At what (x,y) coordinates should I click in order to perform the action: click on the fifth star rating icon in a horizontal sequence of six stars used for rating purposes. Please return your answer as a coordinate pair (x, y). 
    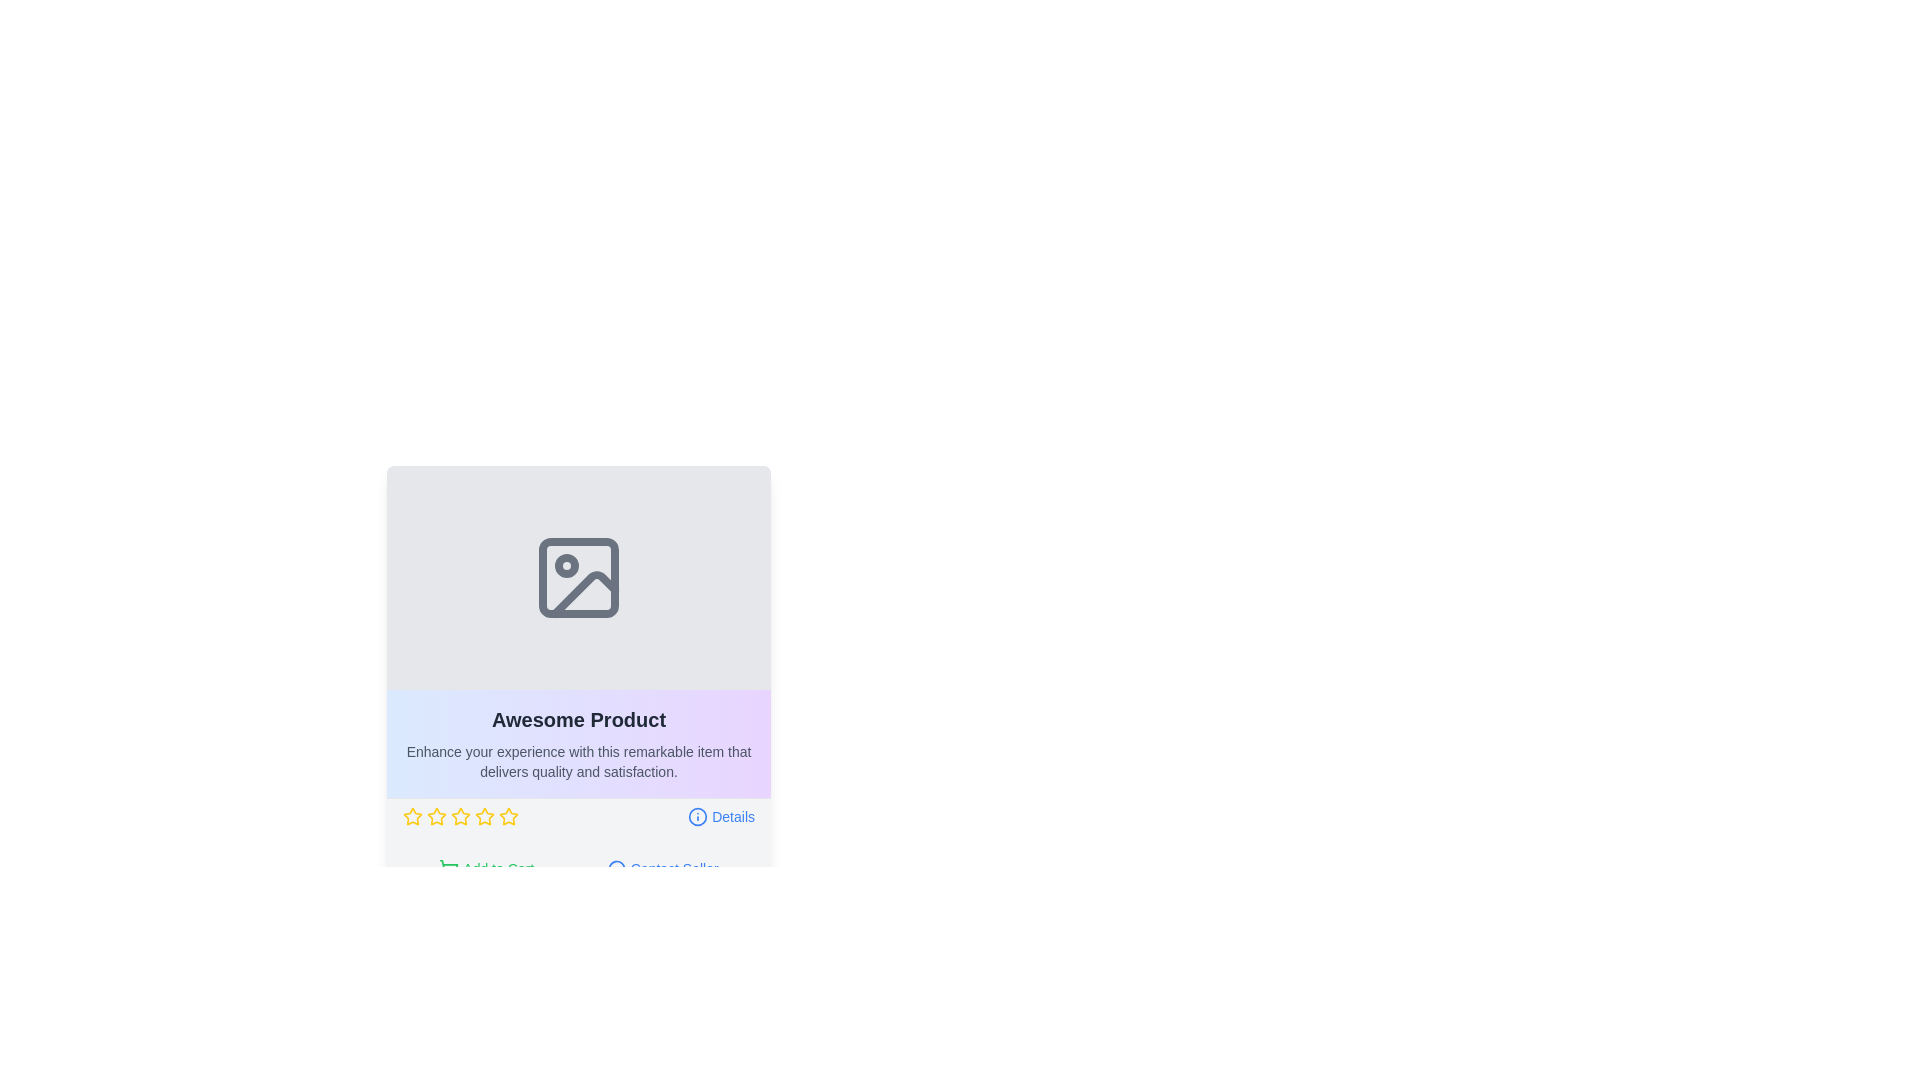
    Looking at the image, I should click on (508, 817).